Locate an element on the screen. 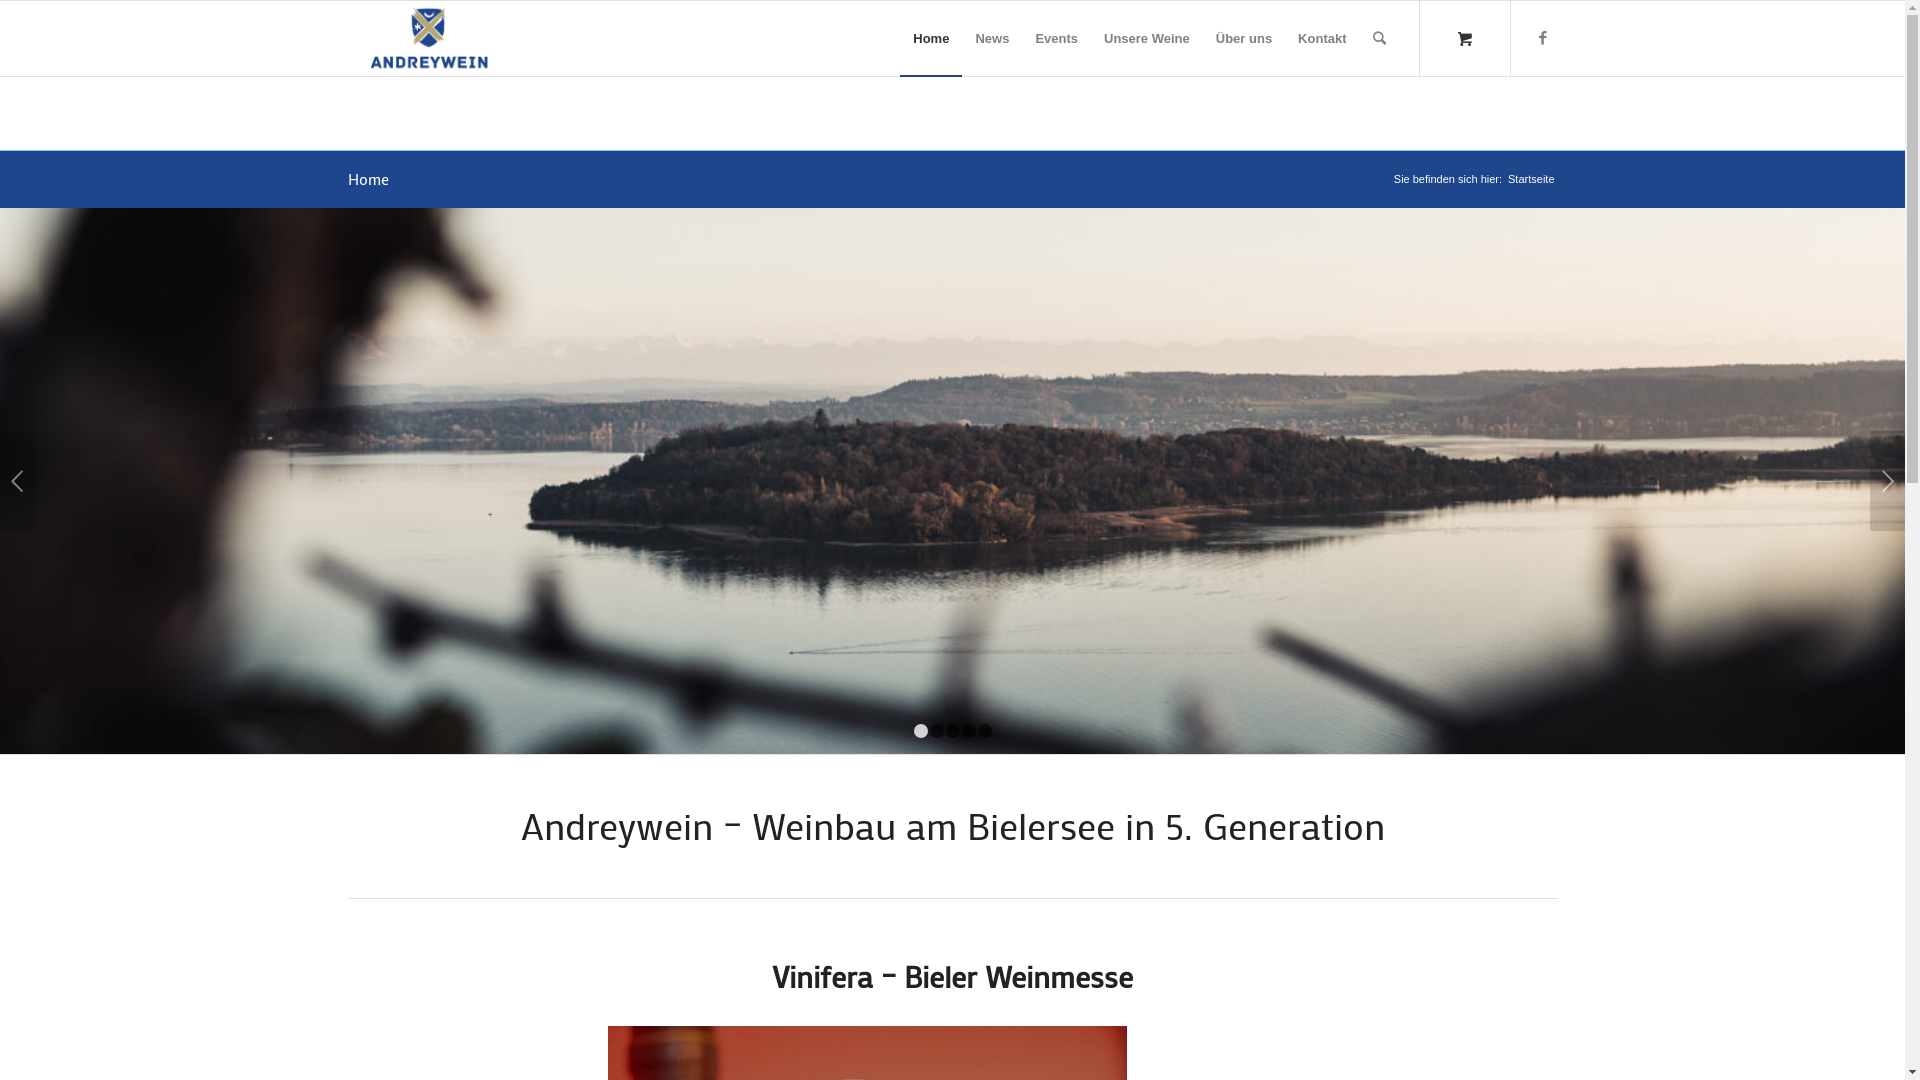 This screenshot has height=1080, width=1920. '3' is located at coordinates (952, 731).